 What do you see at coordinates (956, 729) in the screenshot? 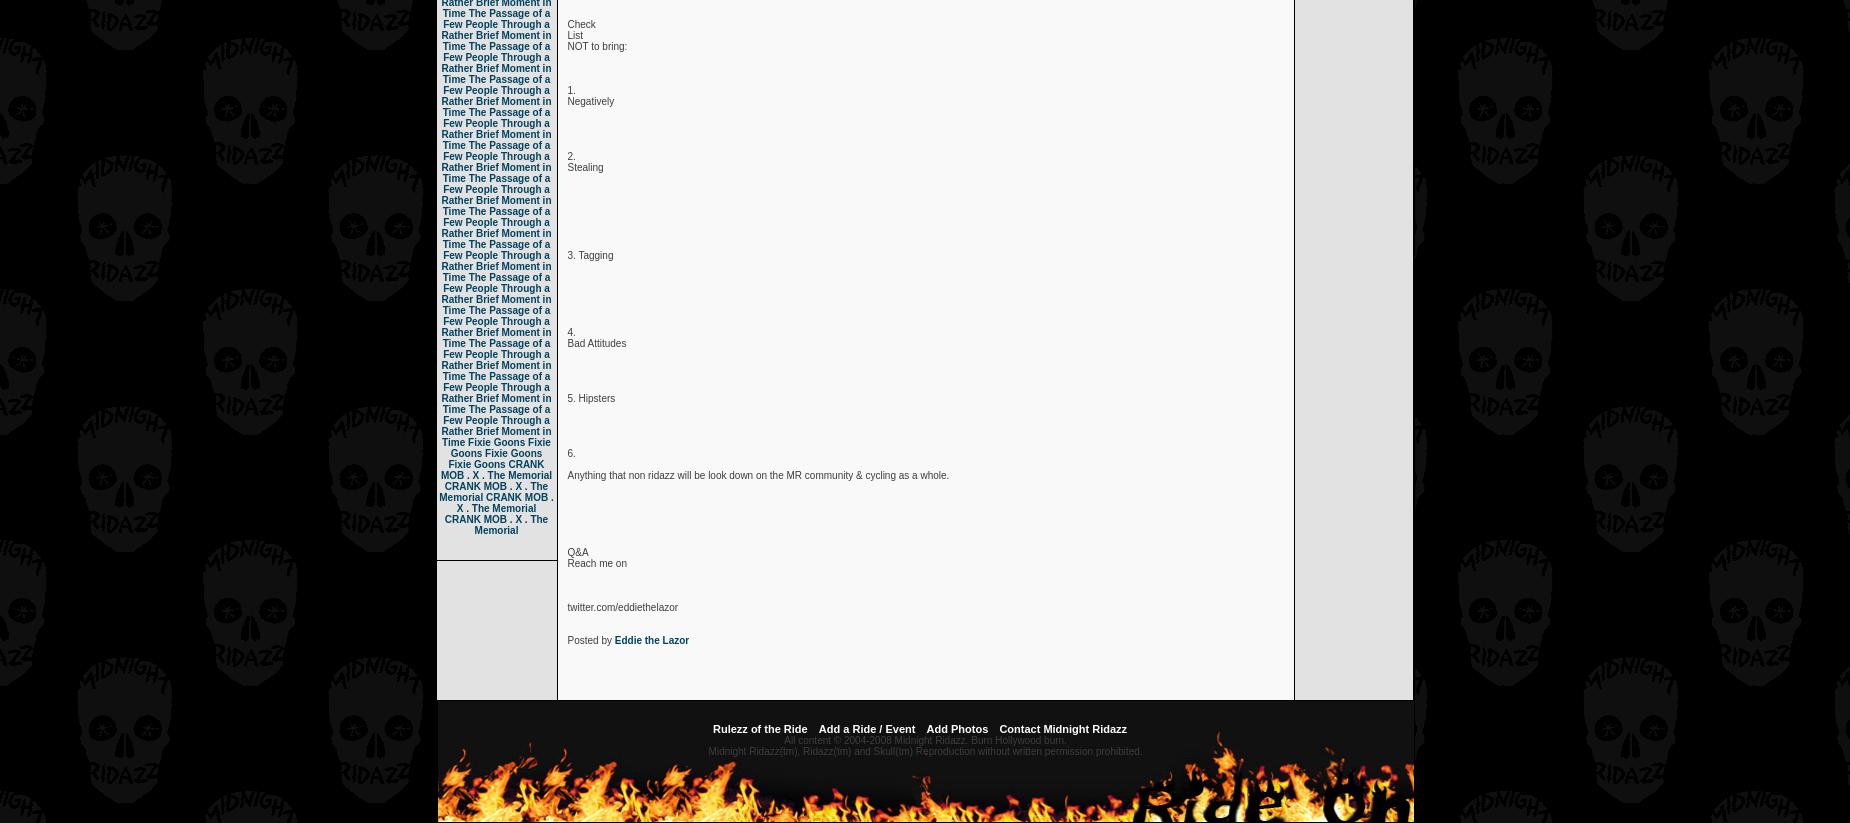
I see `'Add Photos'` at bounding box center [956, 729].